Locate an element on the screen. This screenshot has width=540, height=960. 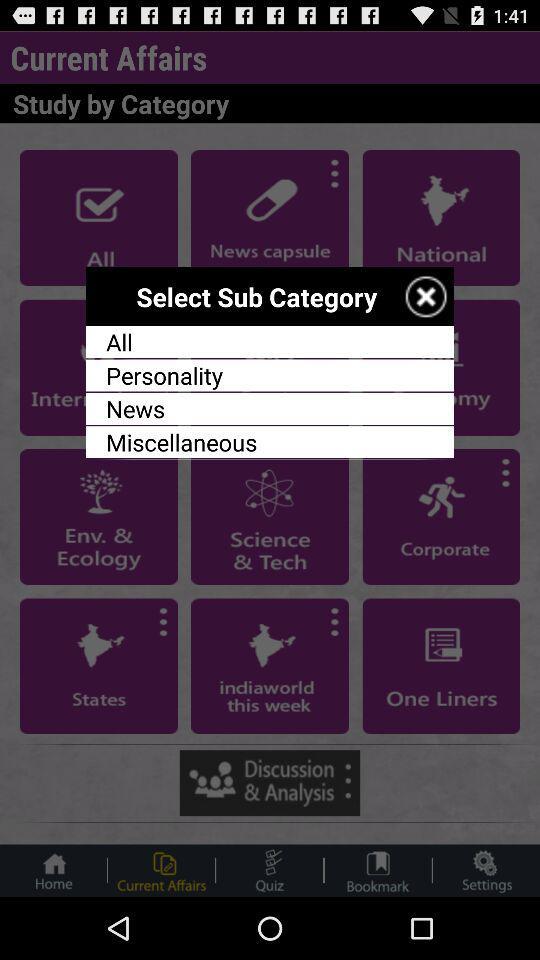
miscellaneous icon is located at coordinates (270, 442).